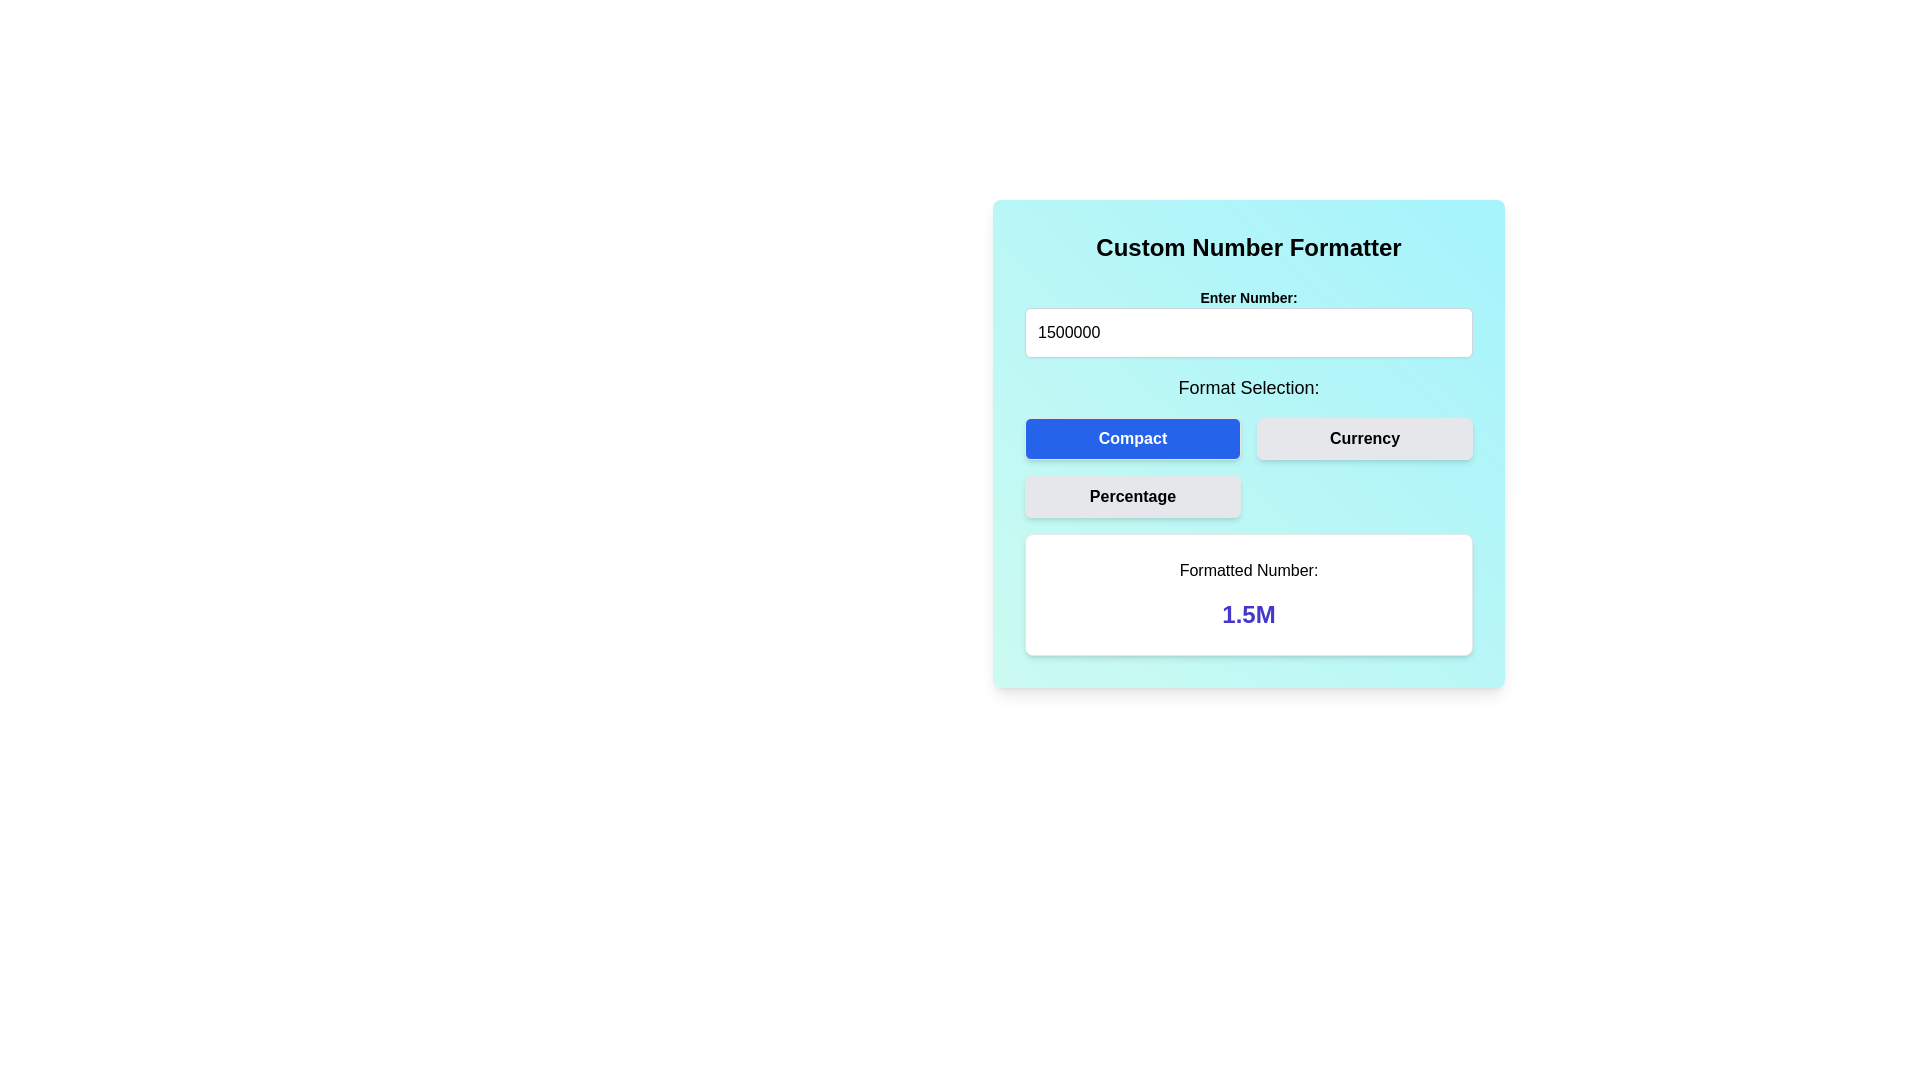 This screenshot has height=1080, width=1920. What do you see at coordinates (1247, 593) in the screenshot?
I see `the static text section that displays the formatted version of a numerical input, located below the 'Format Selection' section and centered horizontally` at bounding box center [1247, 593].